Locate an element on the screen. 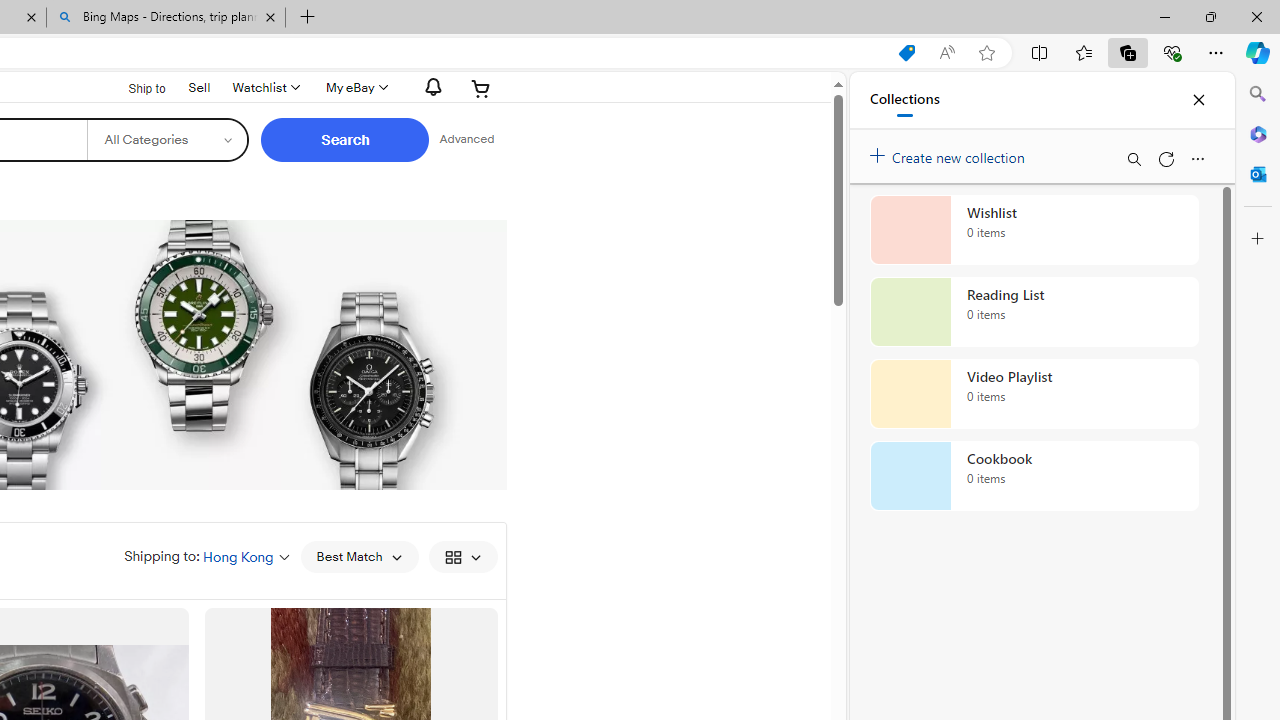 This screenshot has height=720, width=1280. 'Ship to' is located at coordinates (133, 88).